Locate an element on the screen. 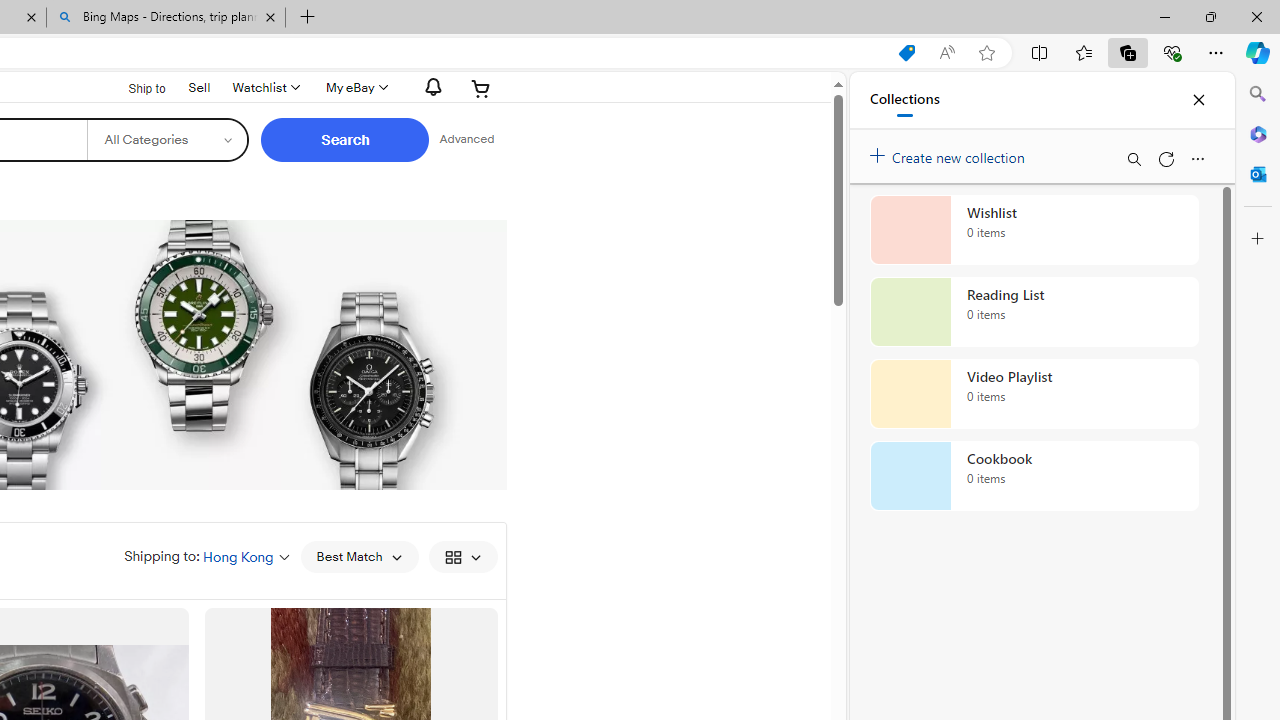 This screenshot has height=720, width=1280. 'Ship to' is located at coordinates (133, 88).